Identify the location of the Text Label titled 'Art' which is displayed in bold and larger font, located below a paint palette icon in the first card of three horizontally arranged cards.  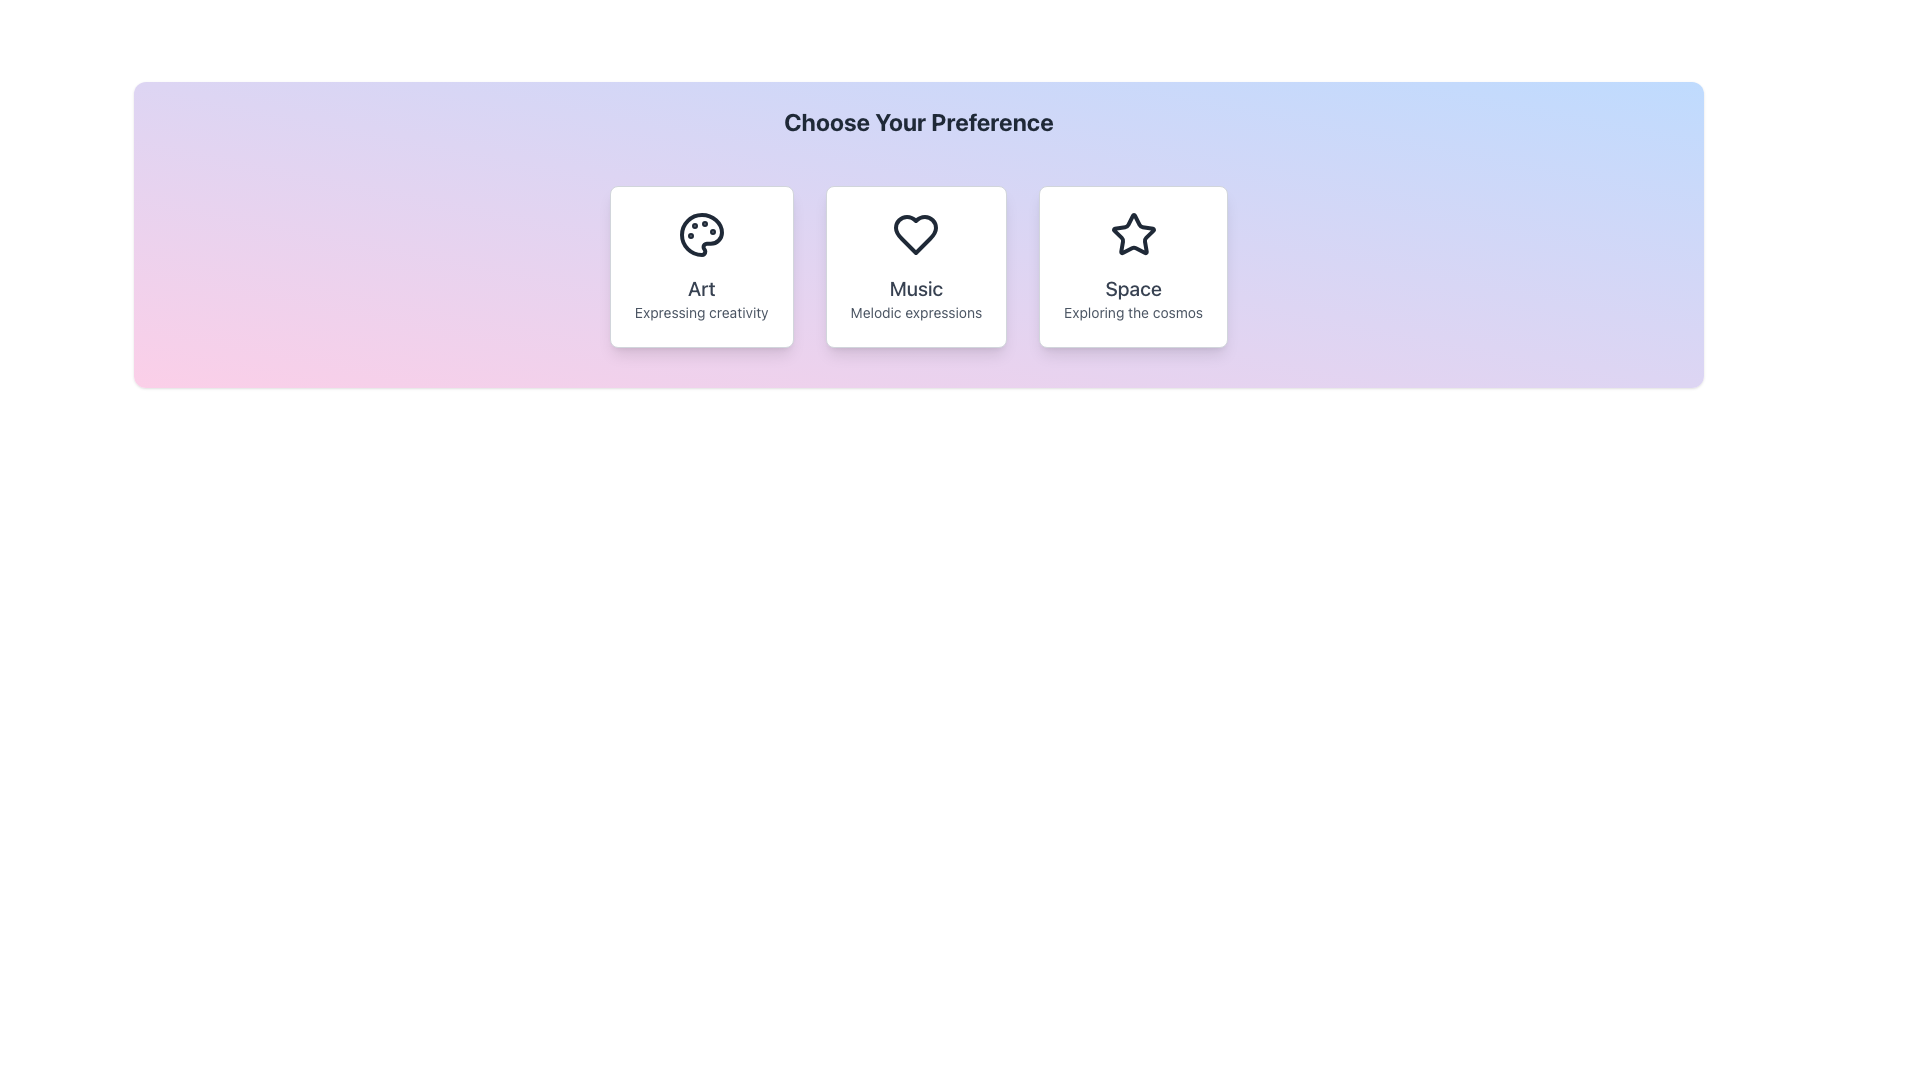
(701, 299).